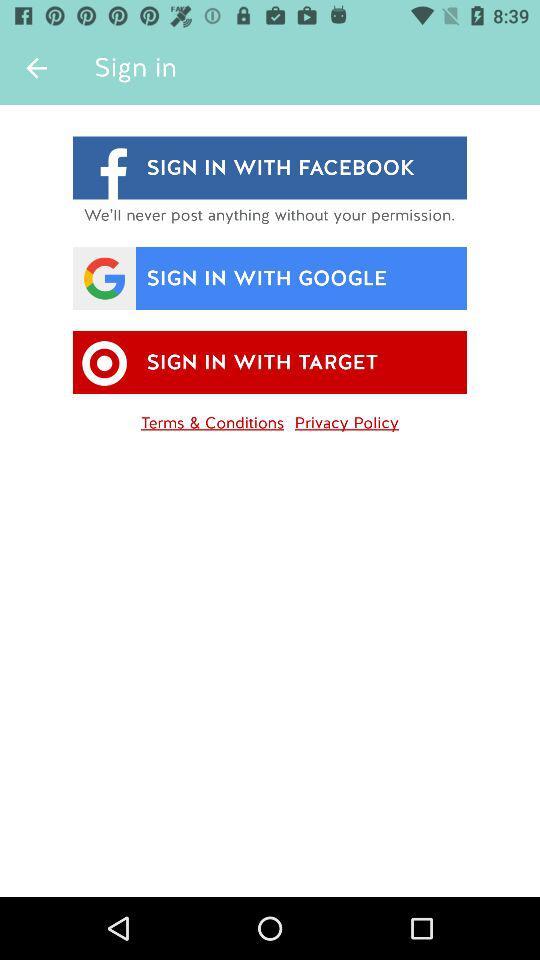 This screenshot has width=540, height=960. Describe the element at coordinates (211, 418) in the screenshot. I see `the item to the left of privacy policy item` at that location.